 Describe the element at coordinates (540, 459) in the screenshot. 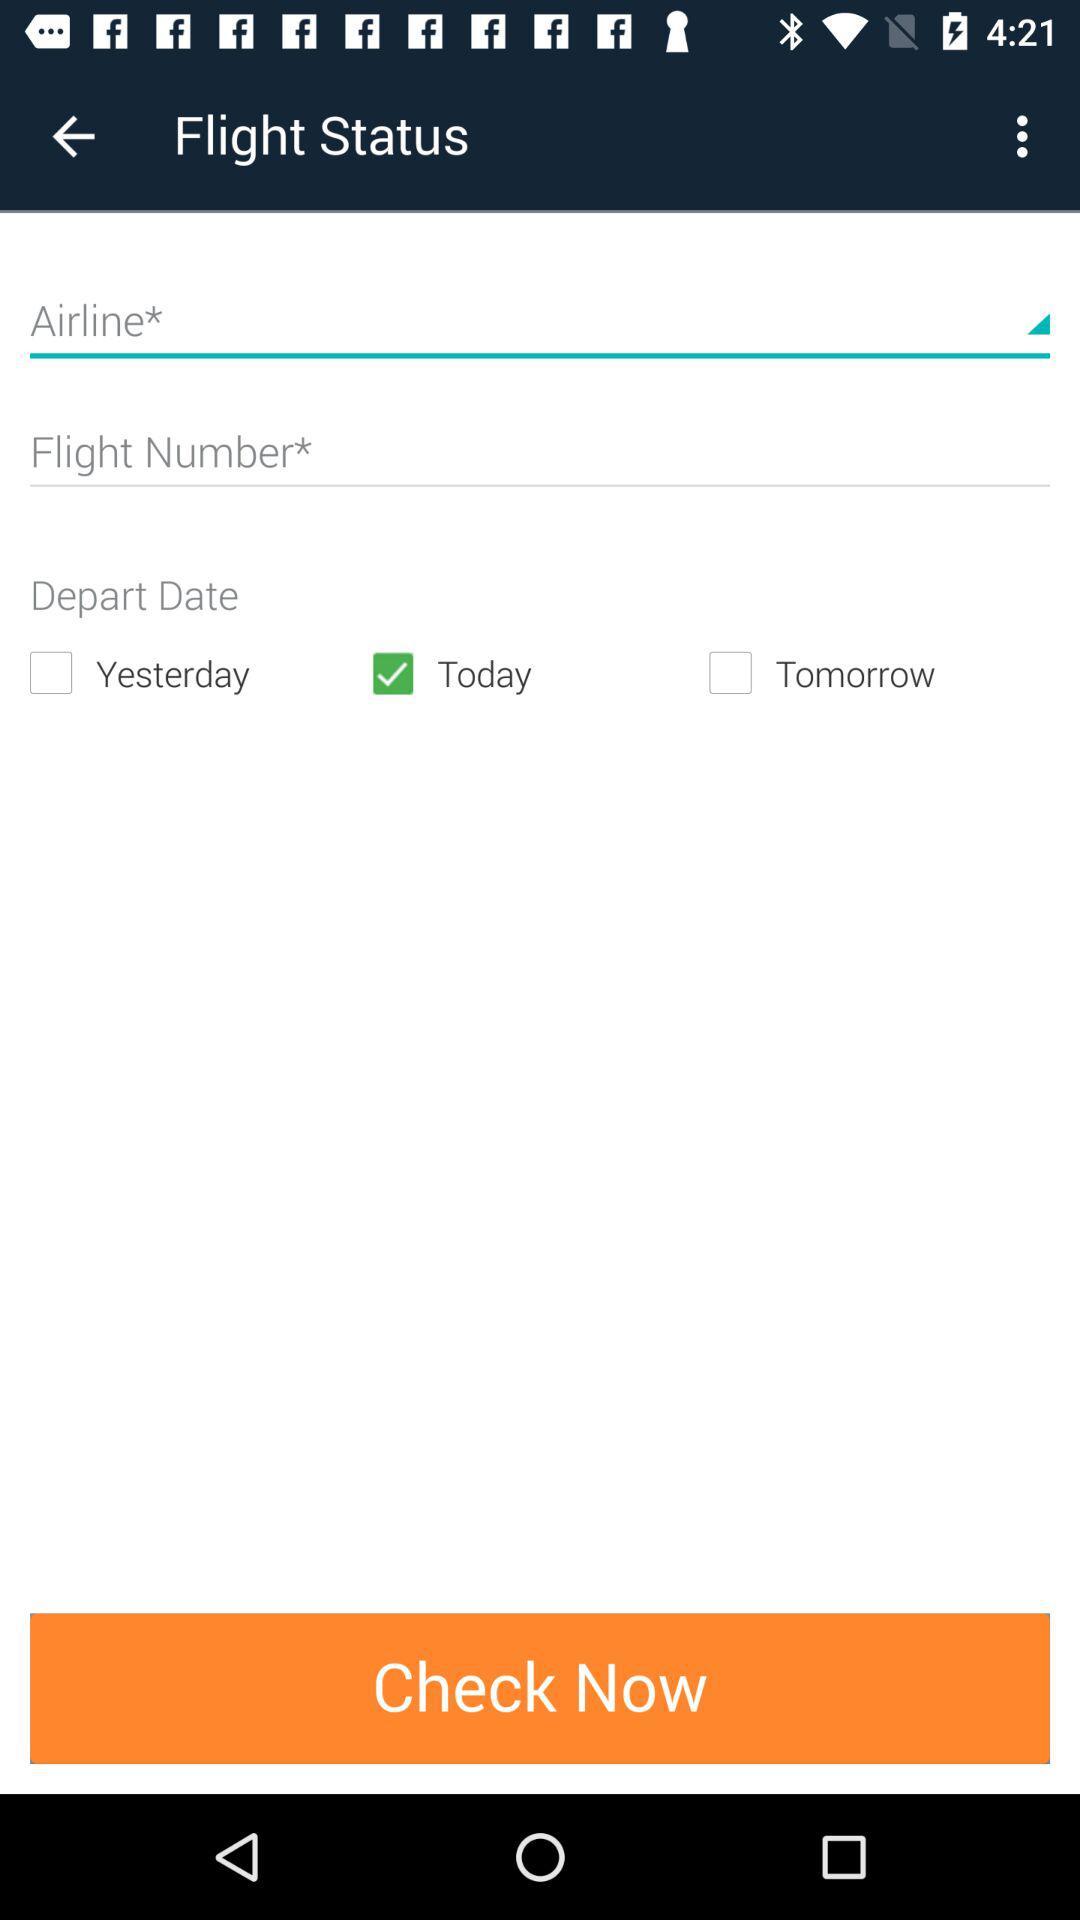

I see `a flight number` at that location.